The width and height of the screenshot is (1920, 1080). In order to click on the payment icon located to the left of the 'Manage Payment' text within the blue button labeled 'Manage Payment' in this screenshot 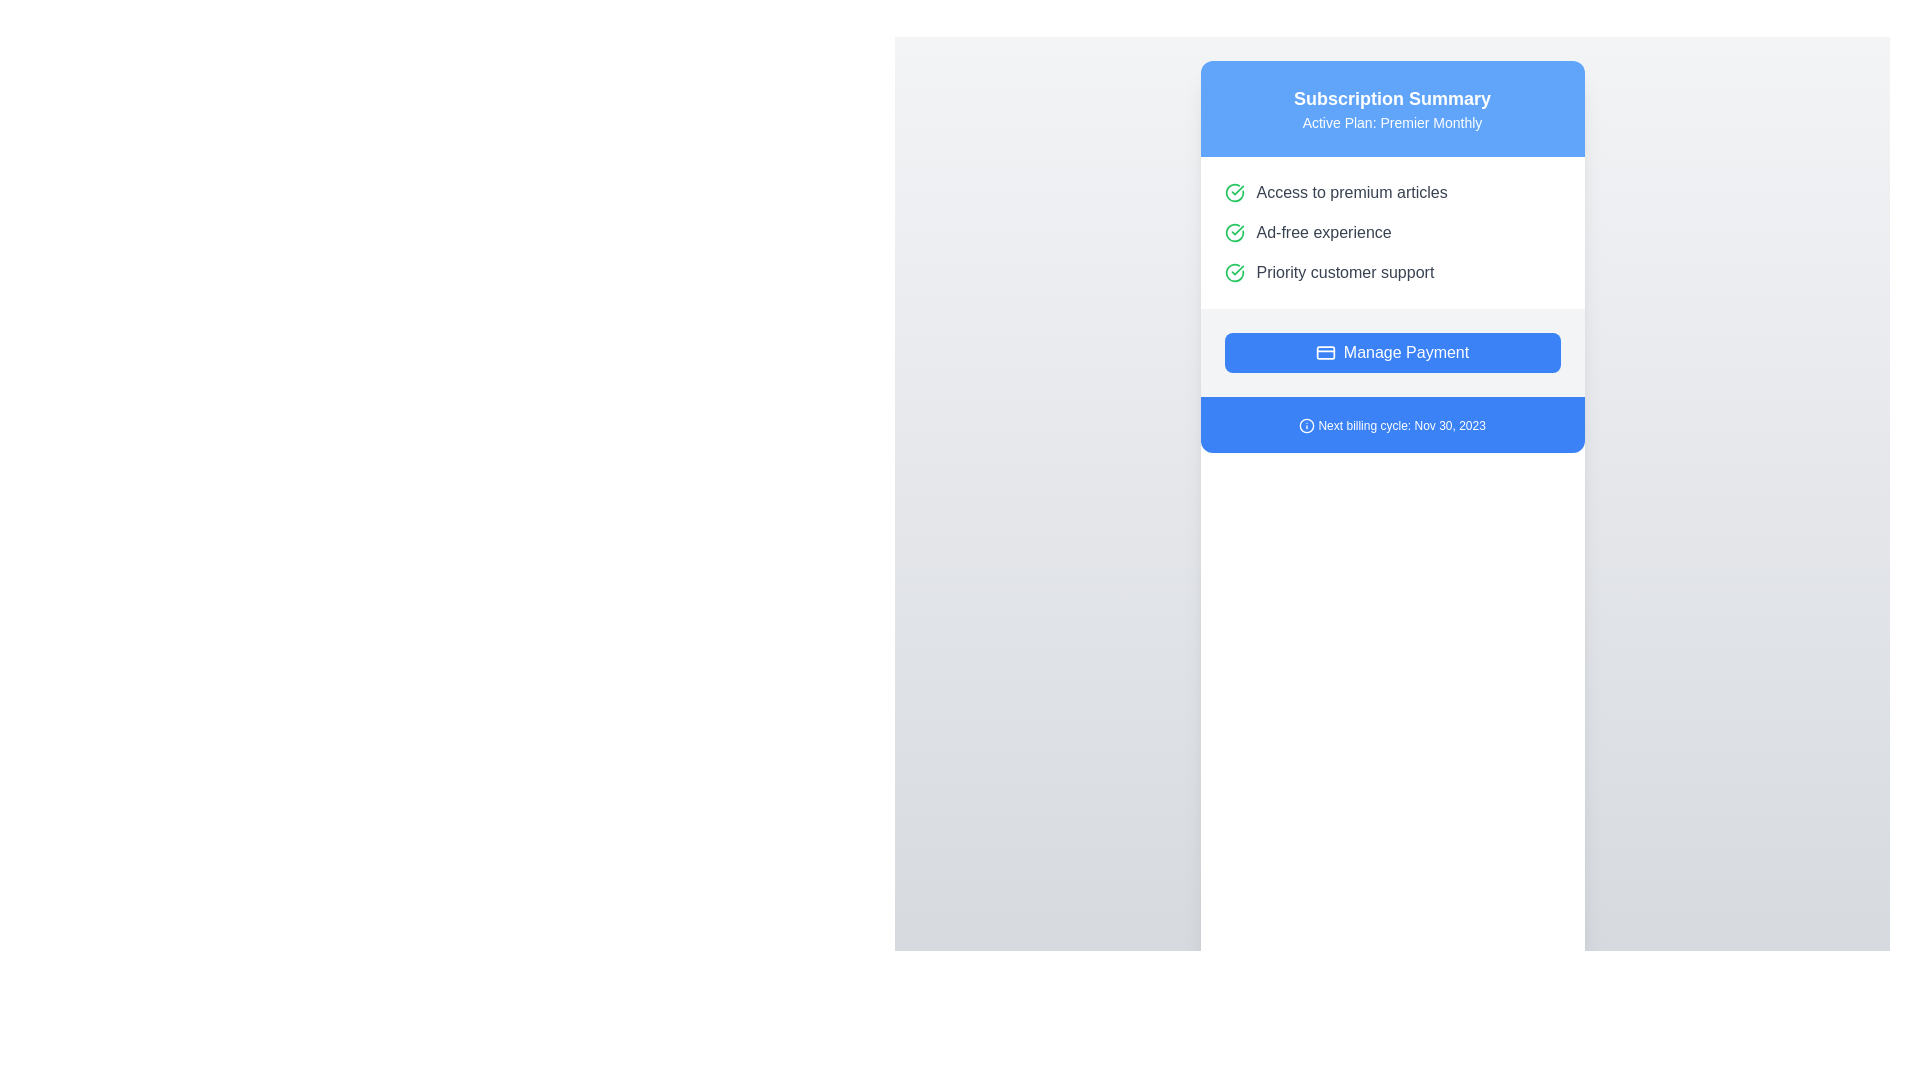, I will do `click(1325, 352)`.